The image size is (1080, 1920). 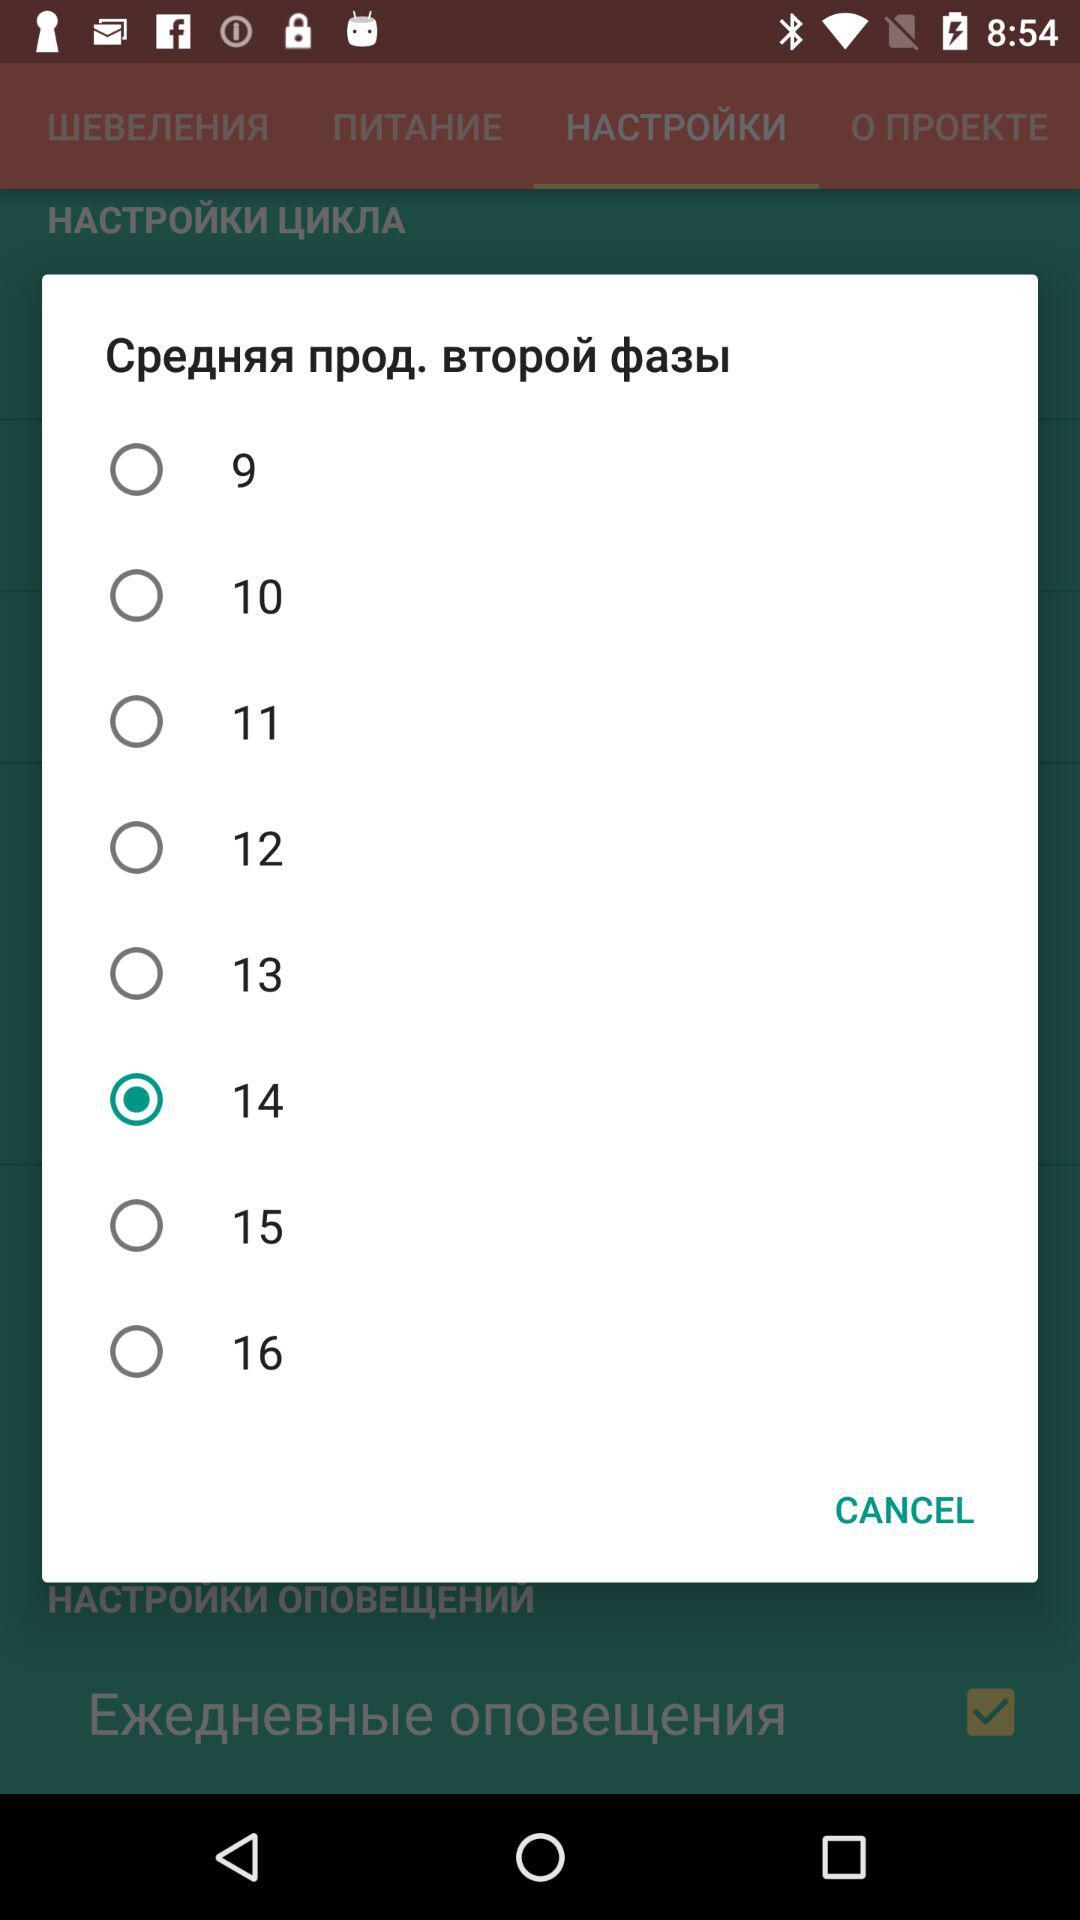 What do you see at coordinates (540, 594) in the screenshot?
I see `icon below the 9 icon` at bounding box center [540, 594].